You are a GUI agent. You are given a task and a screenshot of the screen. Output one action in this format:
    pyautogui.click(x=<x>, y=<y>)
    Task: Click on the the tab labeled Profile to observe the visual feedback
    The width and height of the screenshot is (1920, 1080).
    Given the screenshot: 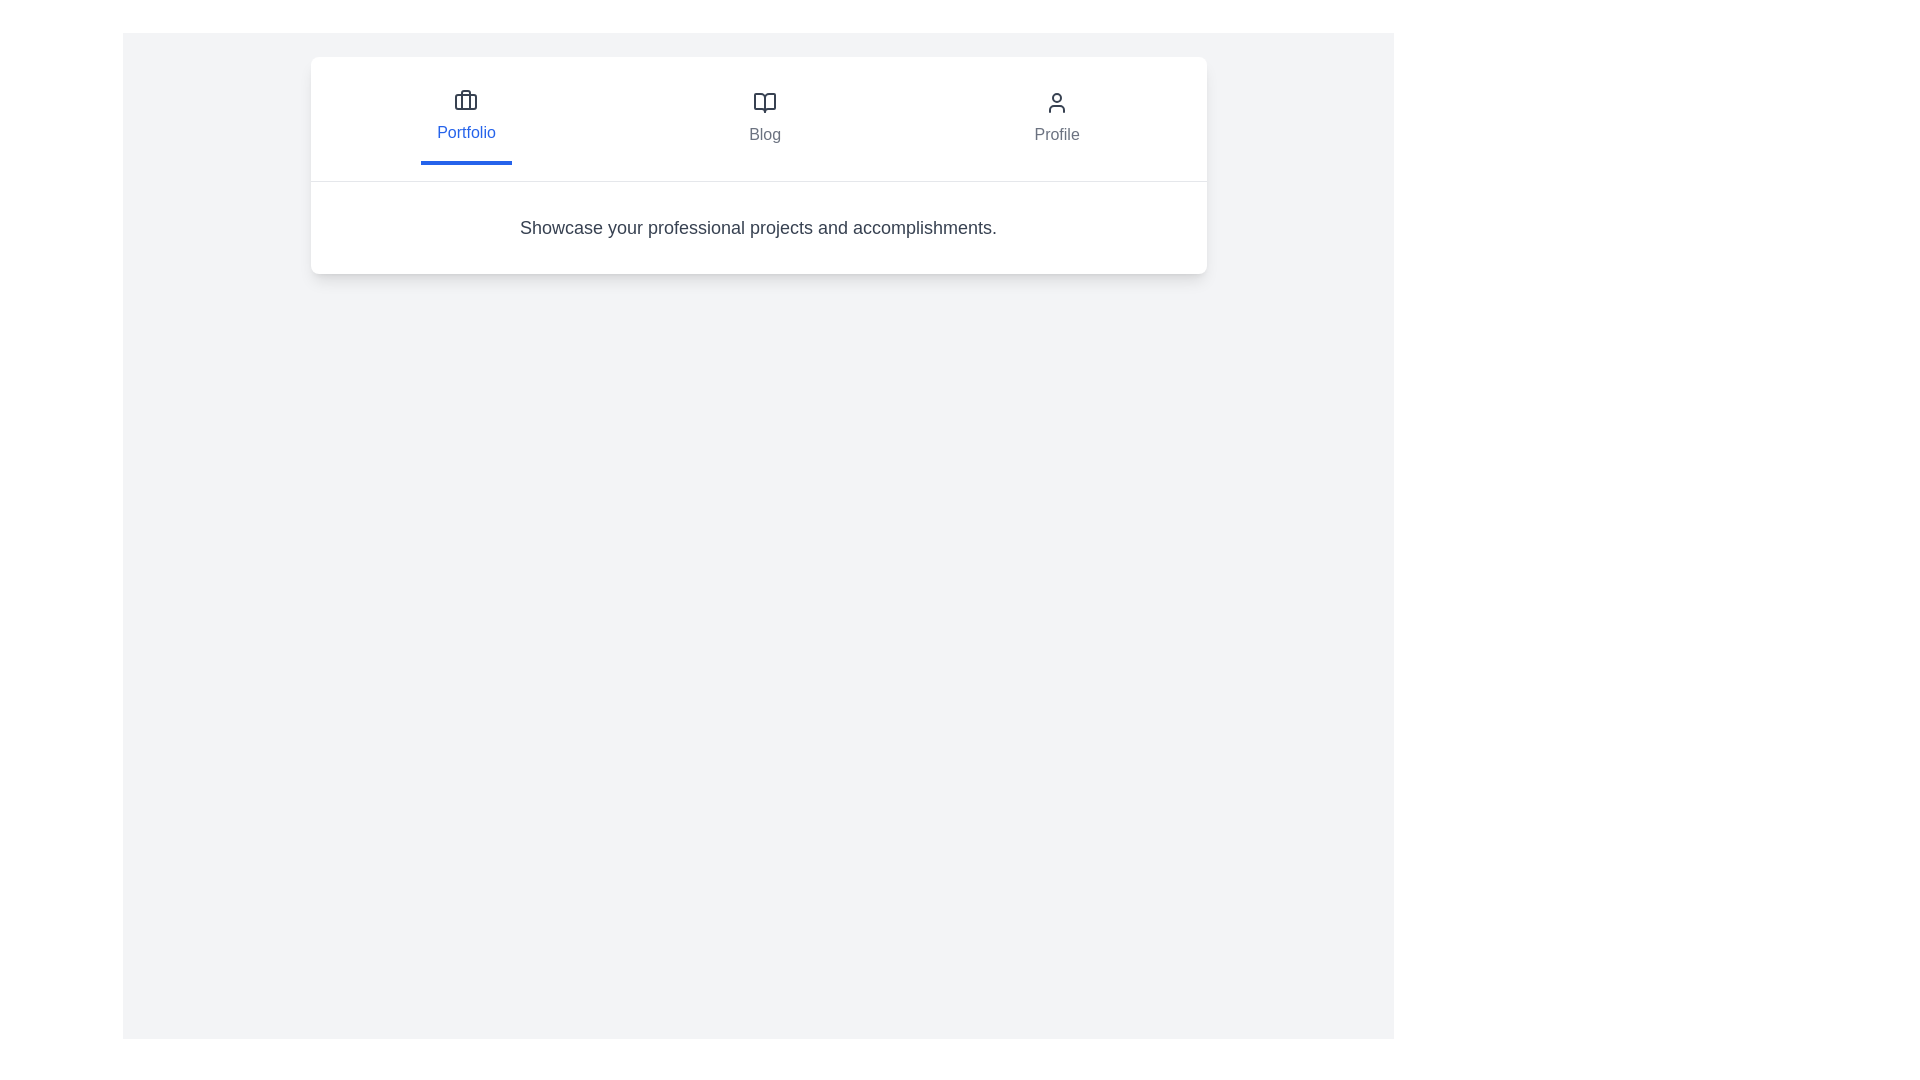 What is the action you would take?
    pyautogui.click(x=1056, y=119)
    